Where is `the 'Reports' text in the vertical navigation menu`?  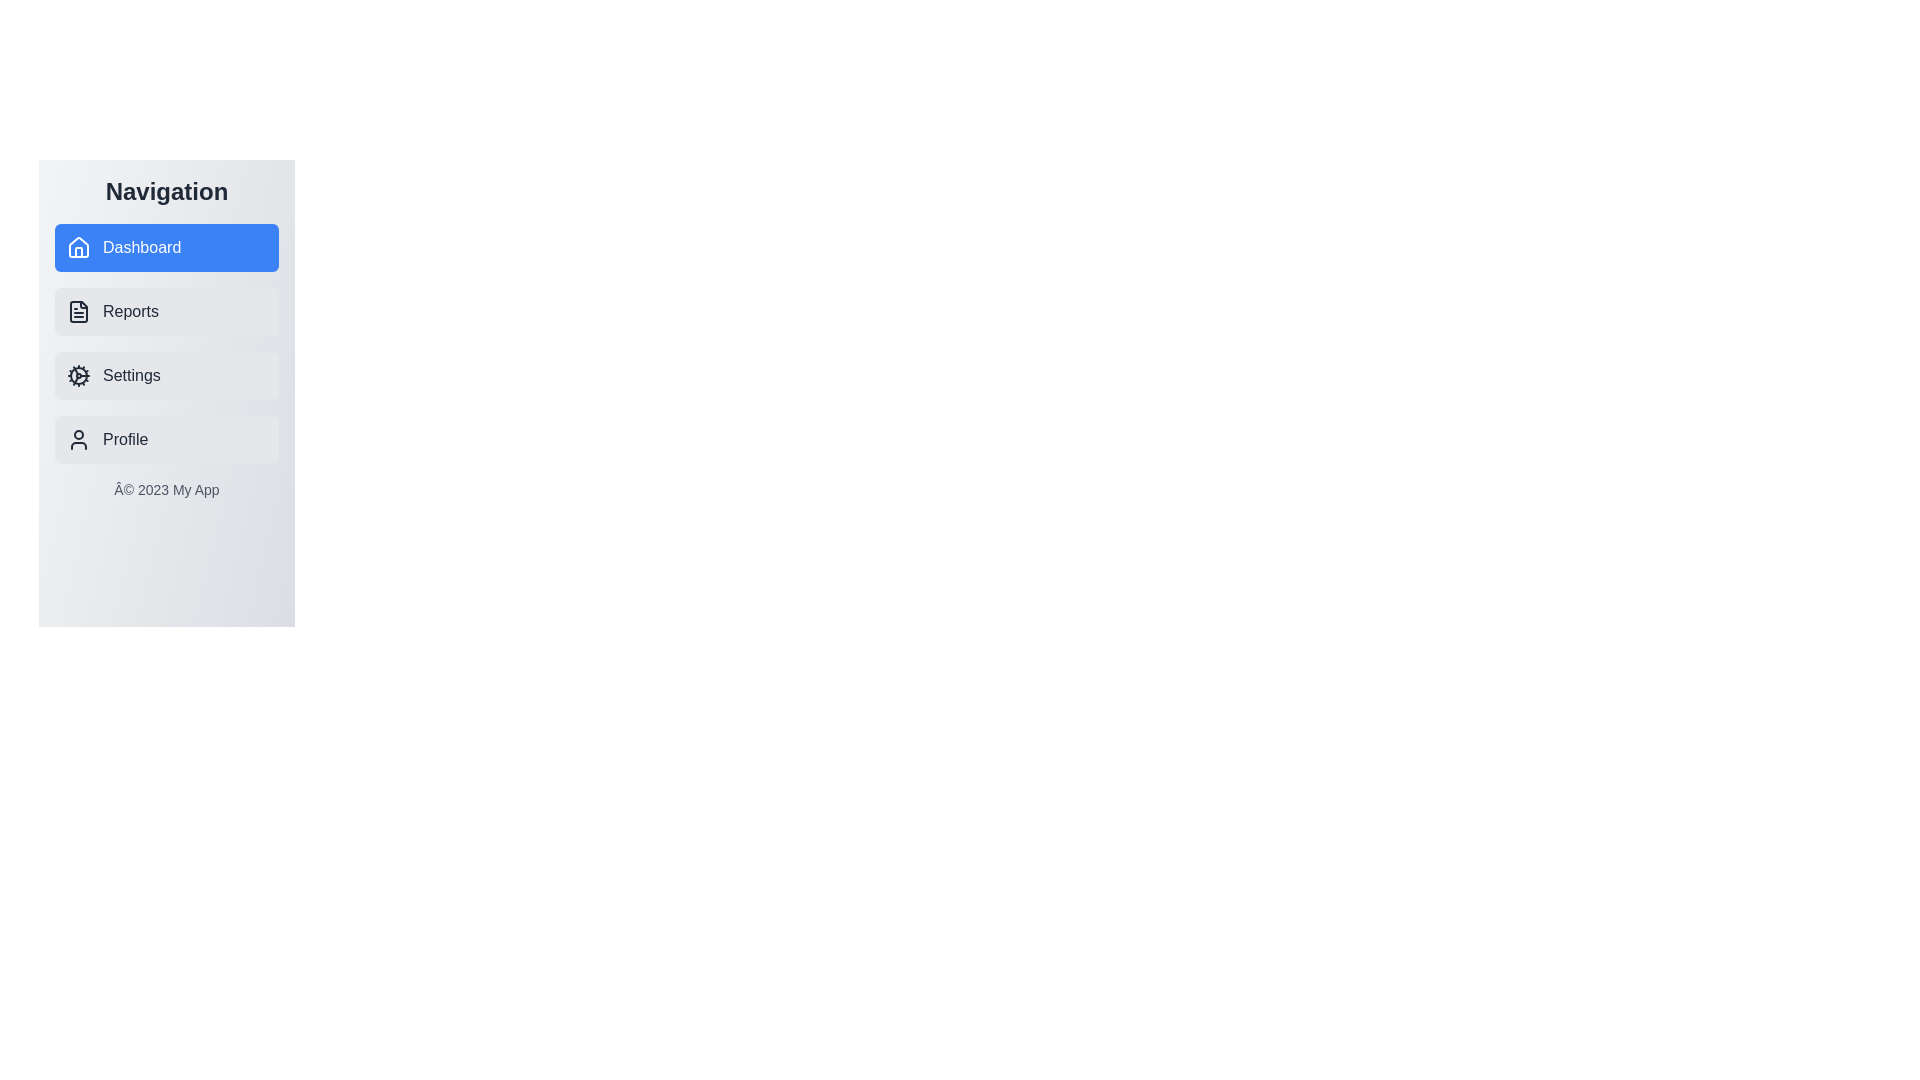
the 'Reports' text in the vertical navigation menu is located at coordinates (129, 312).